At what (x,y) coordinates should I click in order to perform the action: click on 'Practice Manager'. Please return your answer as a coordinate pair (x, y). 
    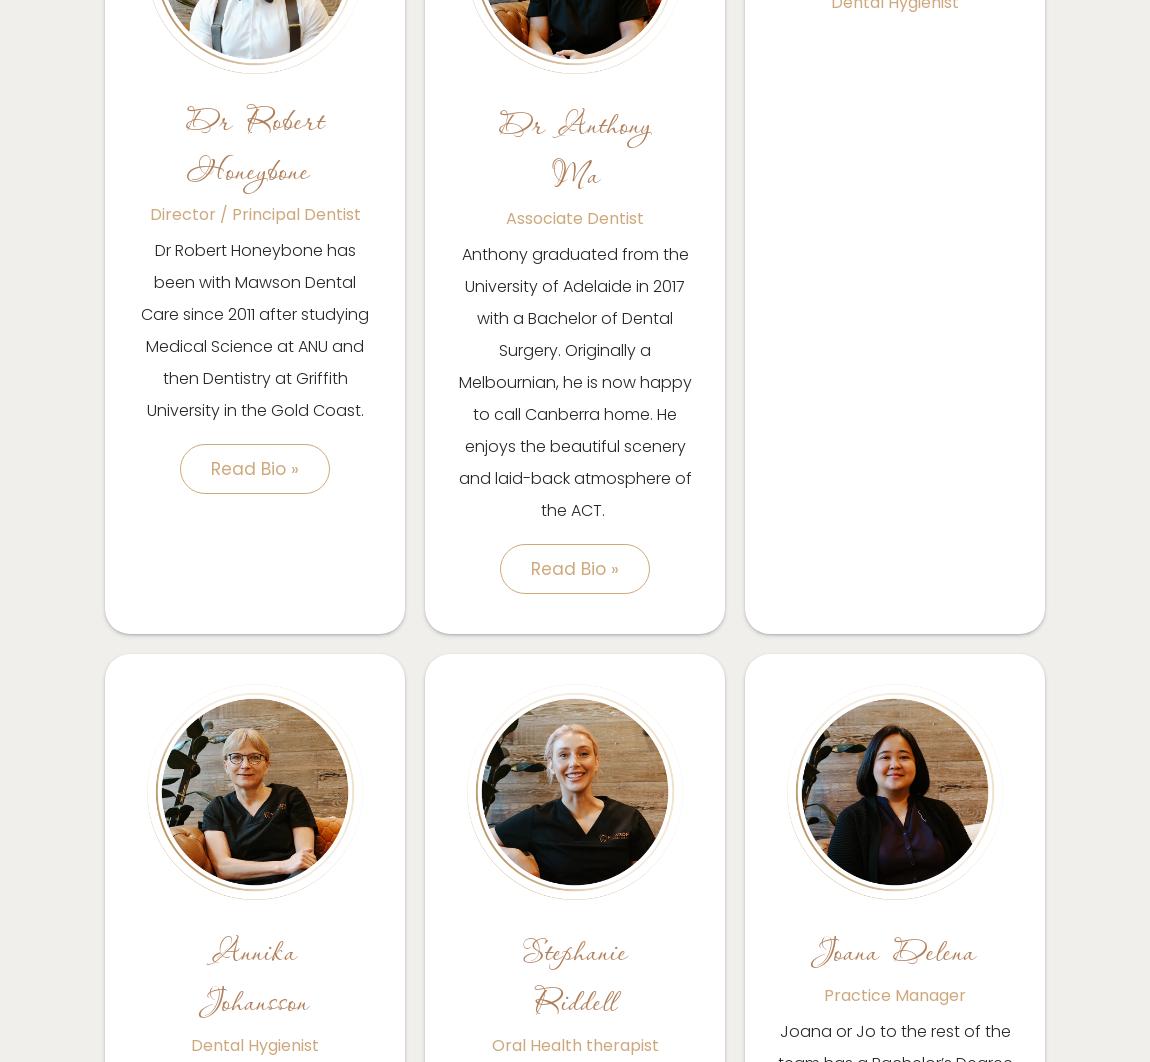
    Looking at the image, I should click on (895, 994).